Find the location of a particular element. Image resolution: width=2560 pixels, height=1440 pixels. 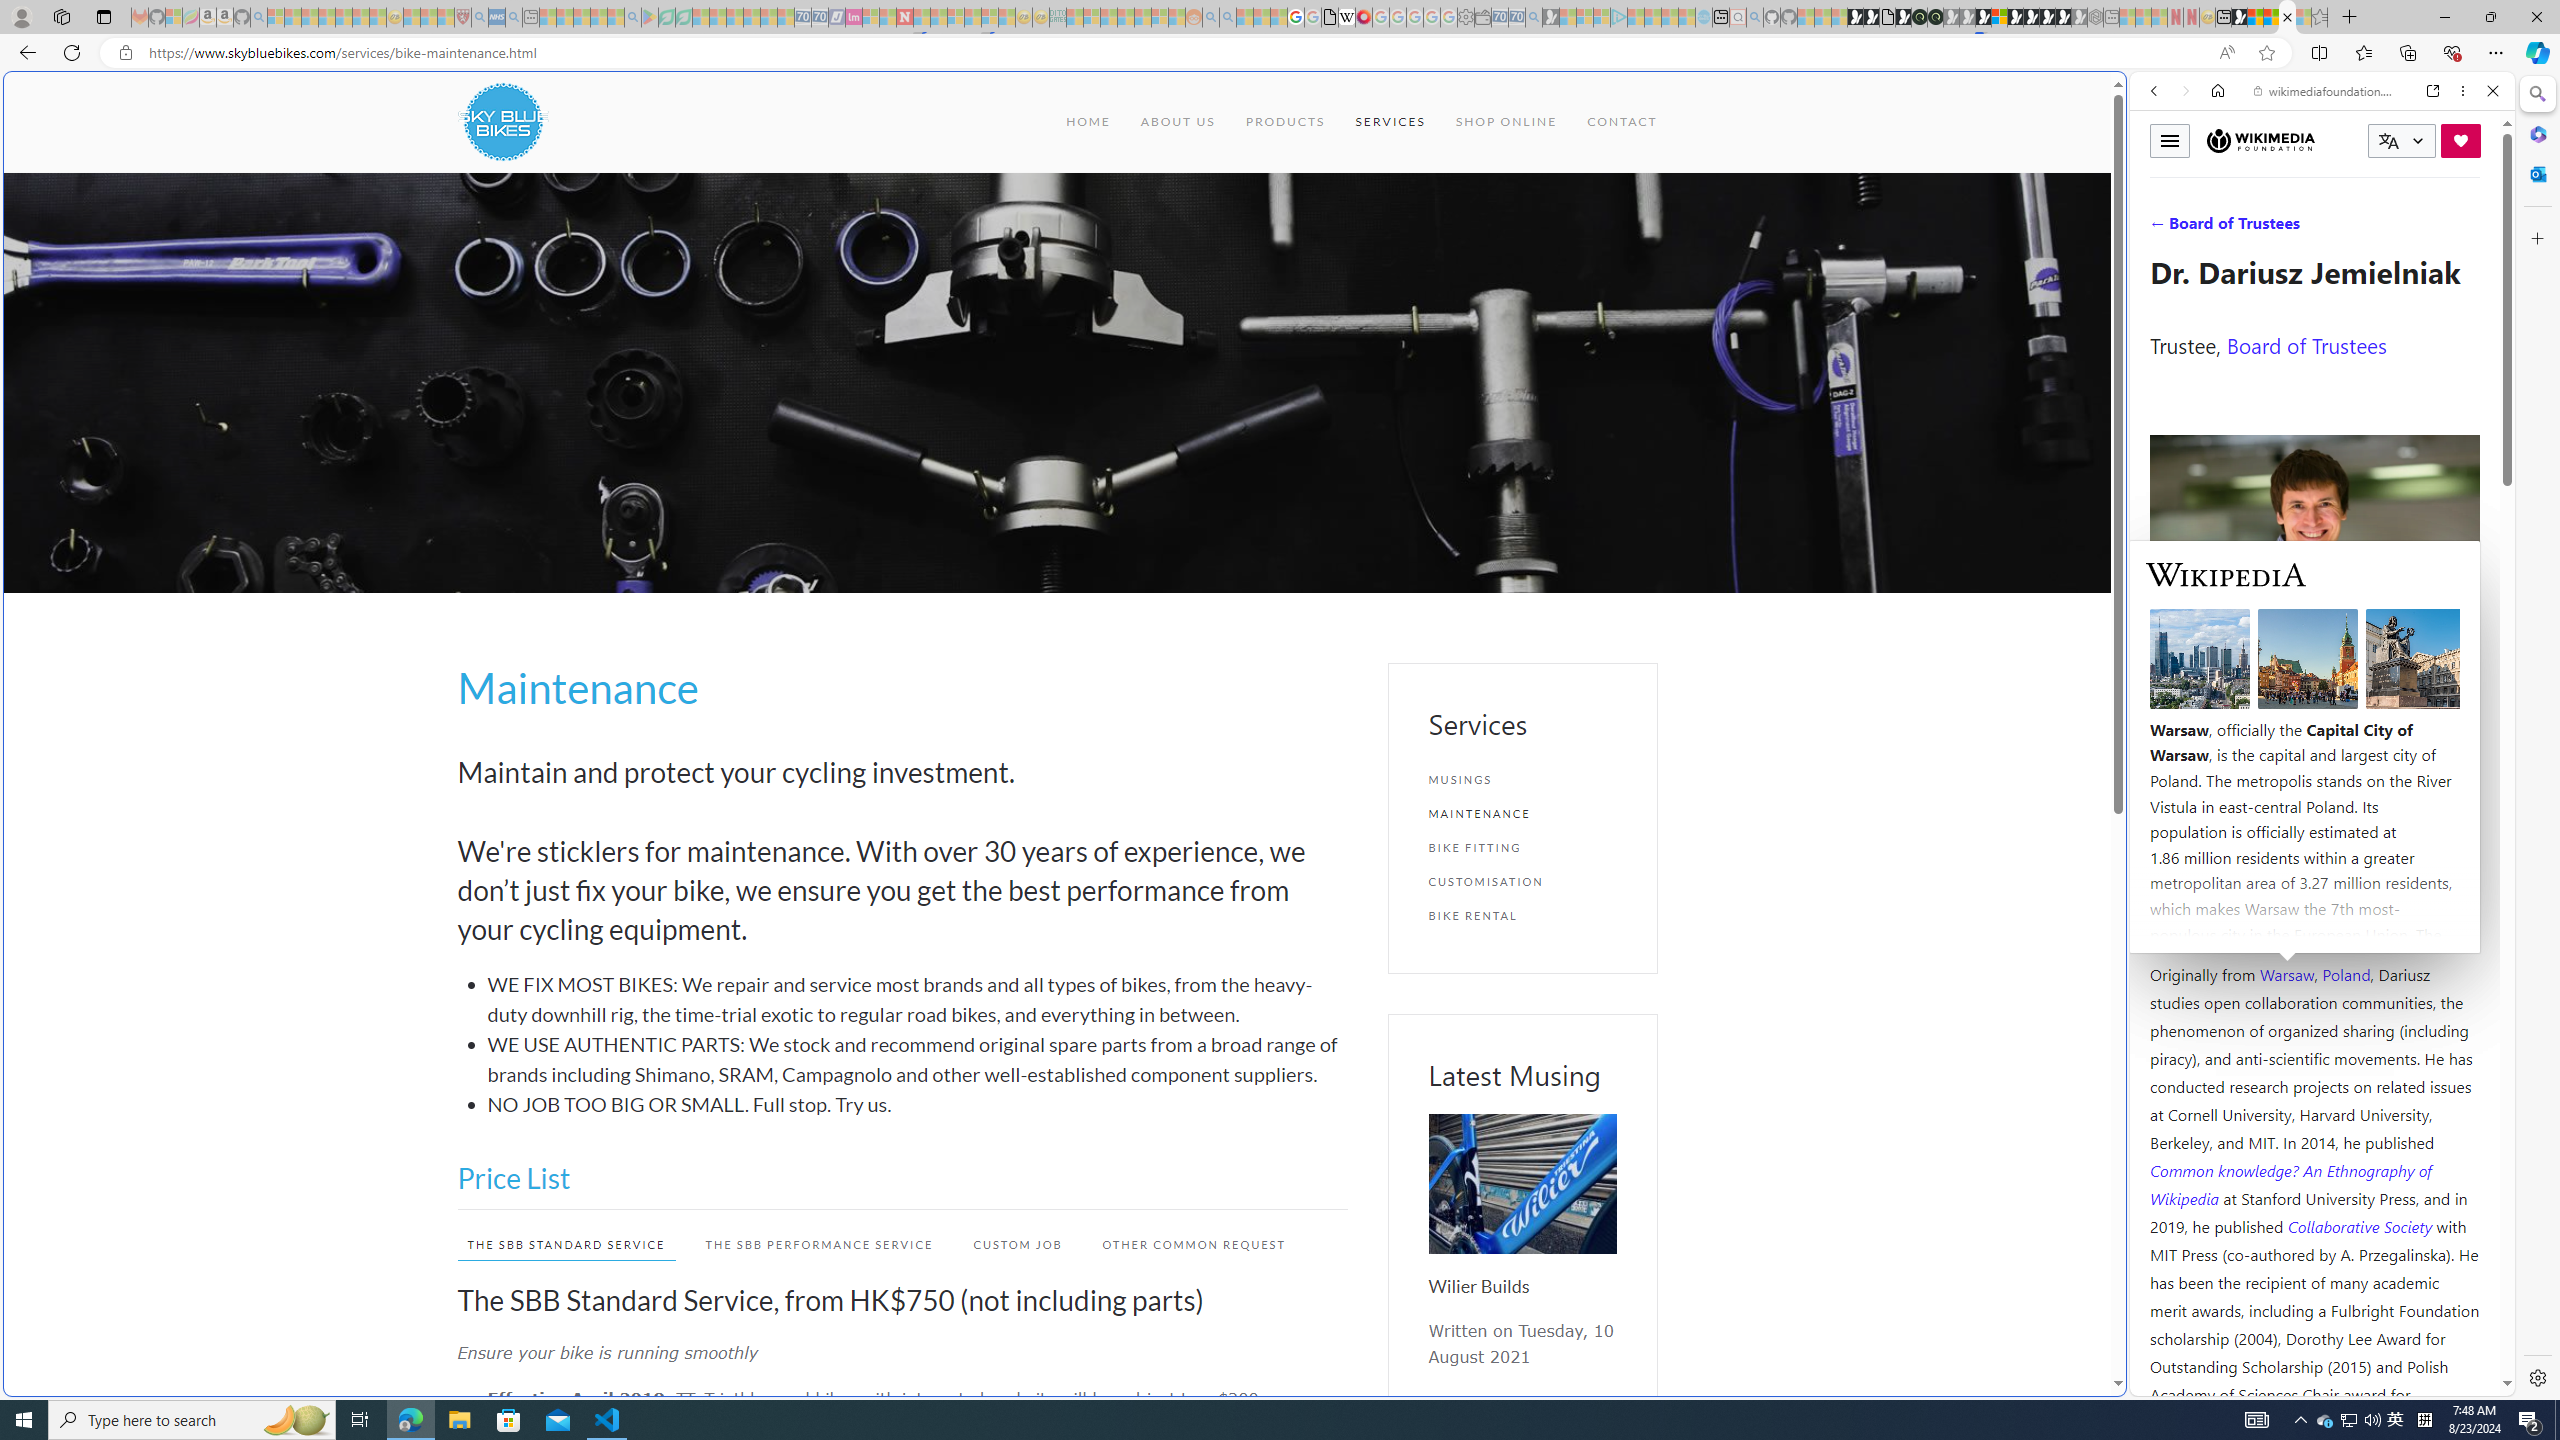

'14 Common Myths Debunked By Scientific Facts - Sleeping' is located at coordinates (937, 16).